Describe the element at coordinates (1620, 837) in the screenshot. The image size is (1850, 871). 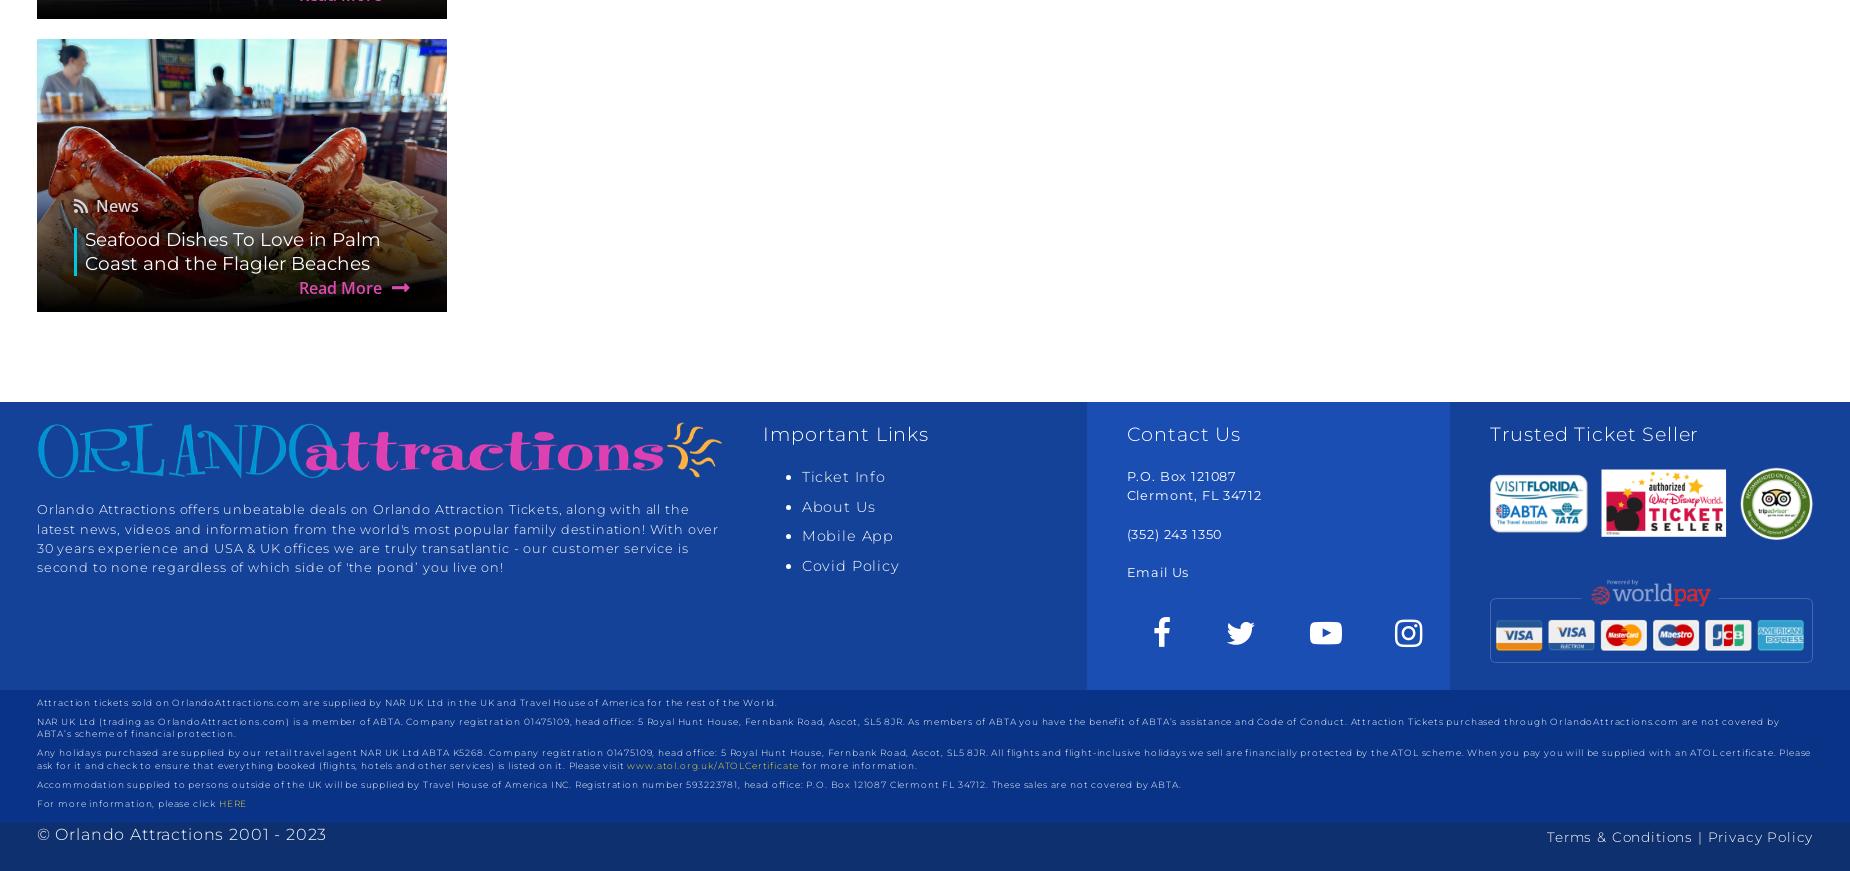
I see `'Terms & Conditions'` at that location.